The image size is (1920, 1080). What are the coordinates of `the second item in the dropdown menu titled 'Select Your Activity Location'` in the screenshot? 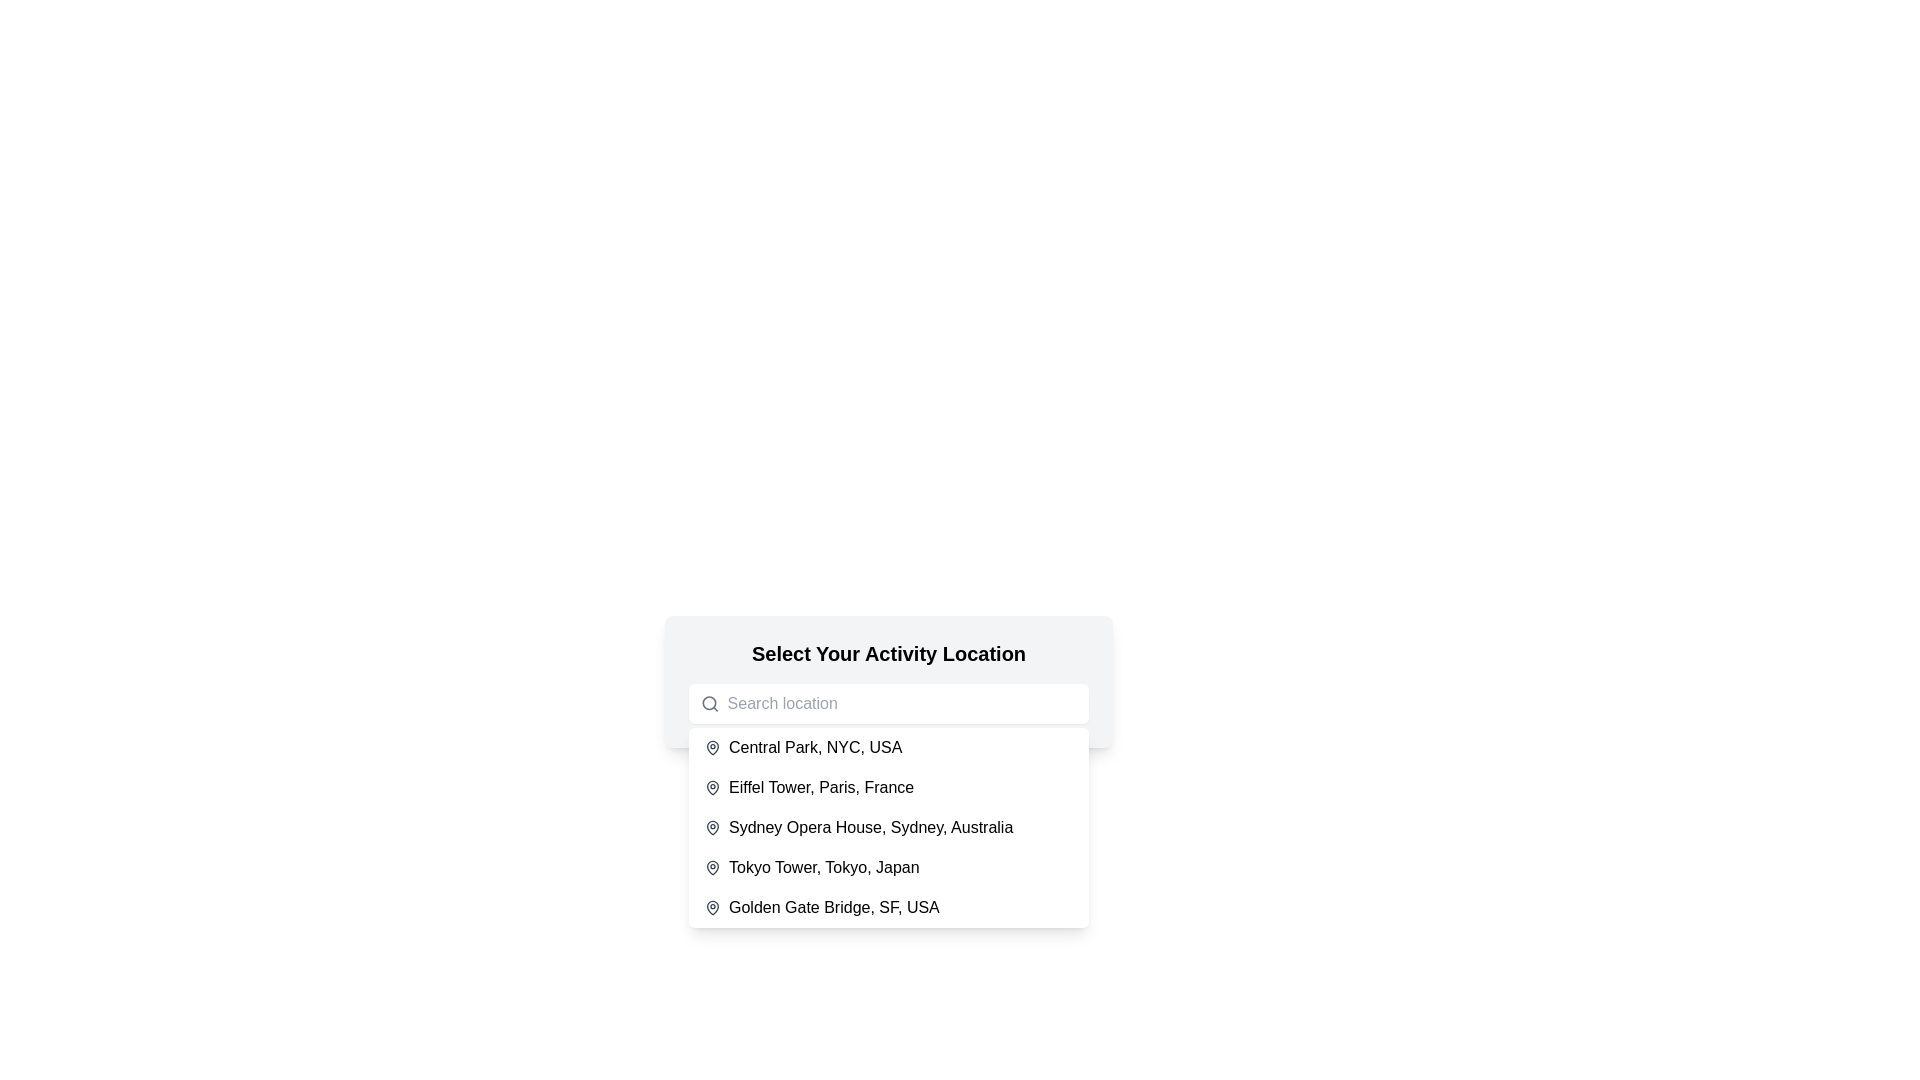 It's located at (887, 786).